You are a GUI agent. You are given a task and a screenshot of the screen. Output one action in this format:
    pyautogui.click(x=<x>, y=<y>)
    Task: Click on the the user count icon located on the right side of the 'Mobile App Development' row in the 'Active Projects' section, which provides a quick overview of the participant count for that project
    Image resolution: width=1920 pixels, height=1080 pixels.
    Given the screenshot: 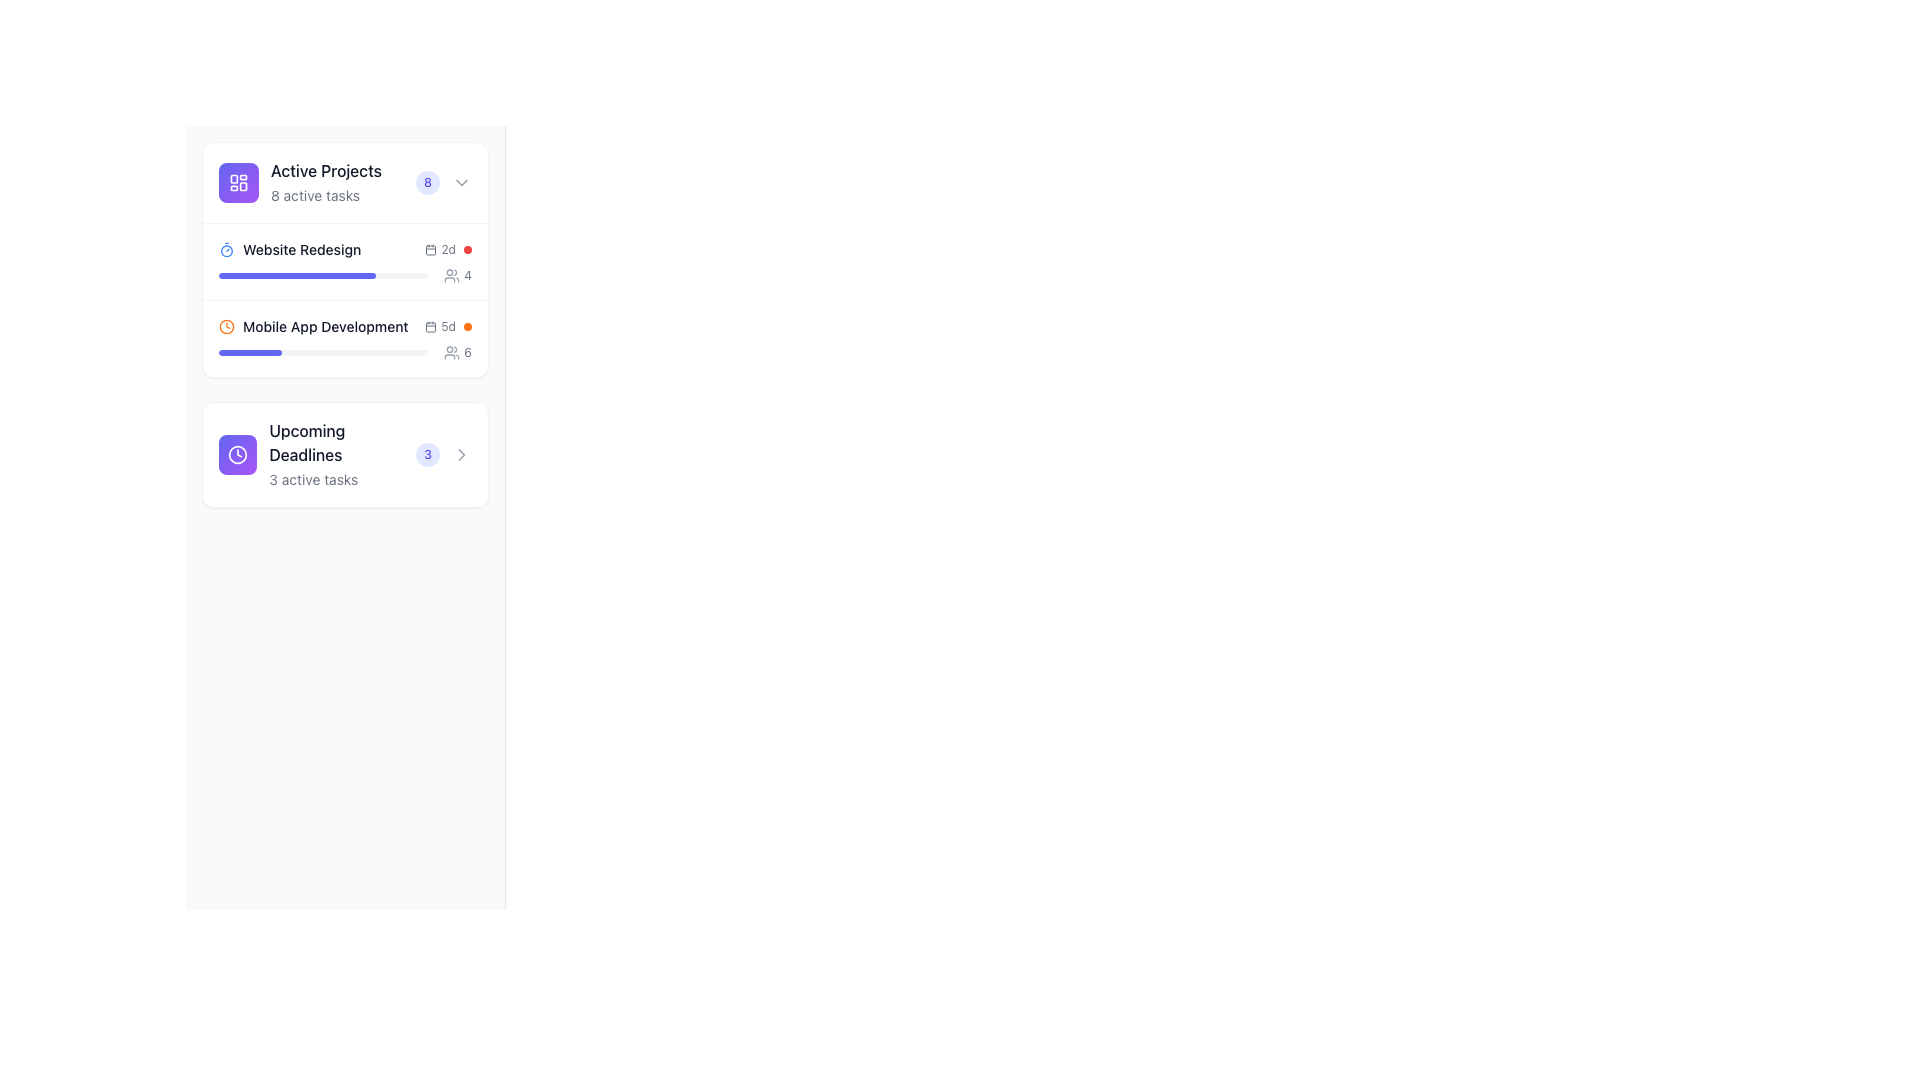 What is the action you would take?
    pyautogui.click(x=457, y=352)
    